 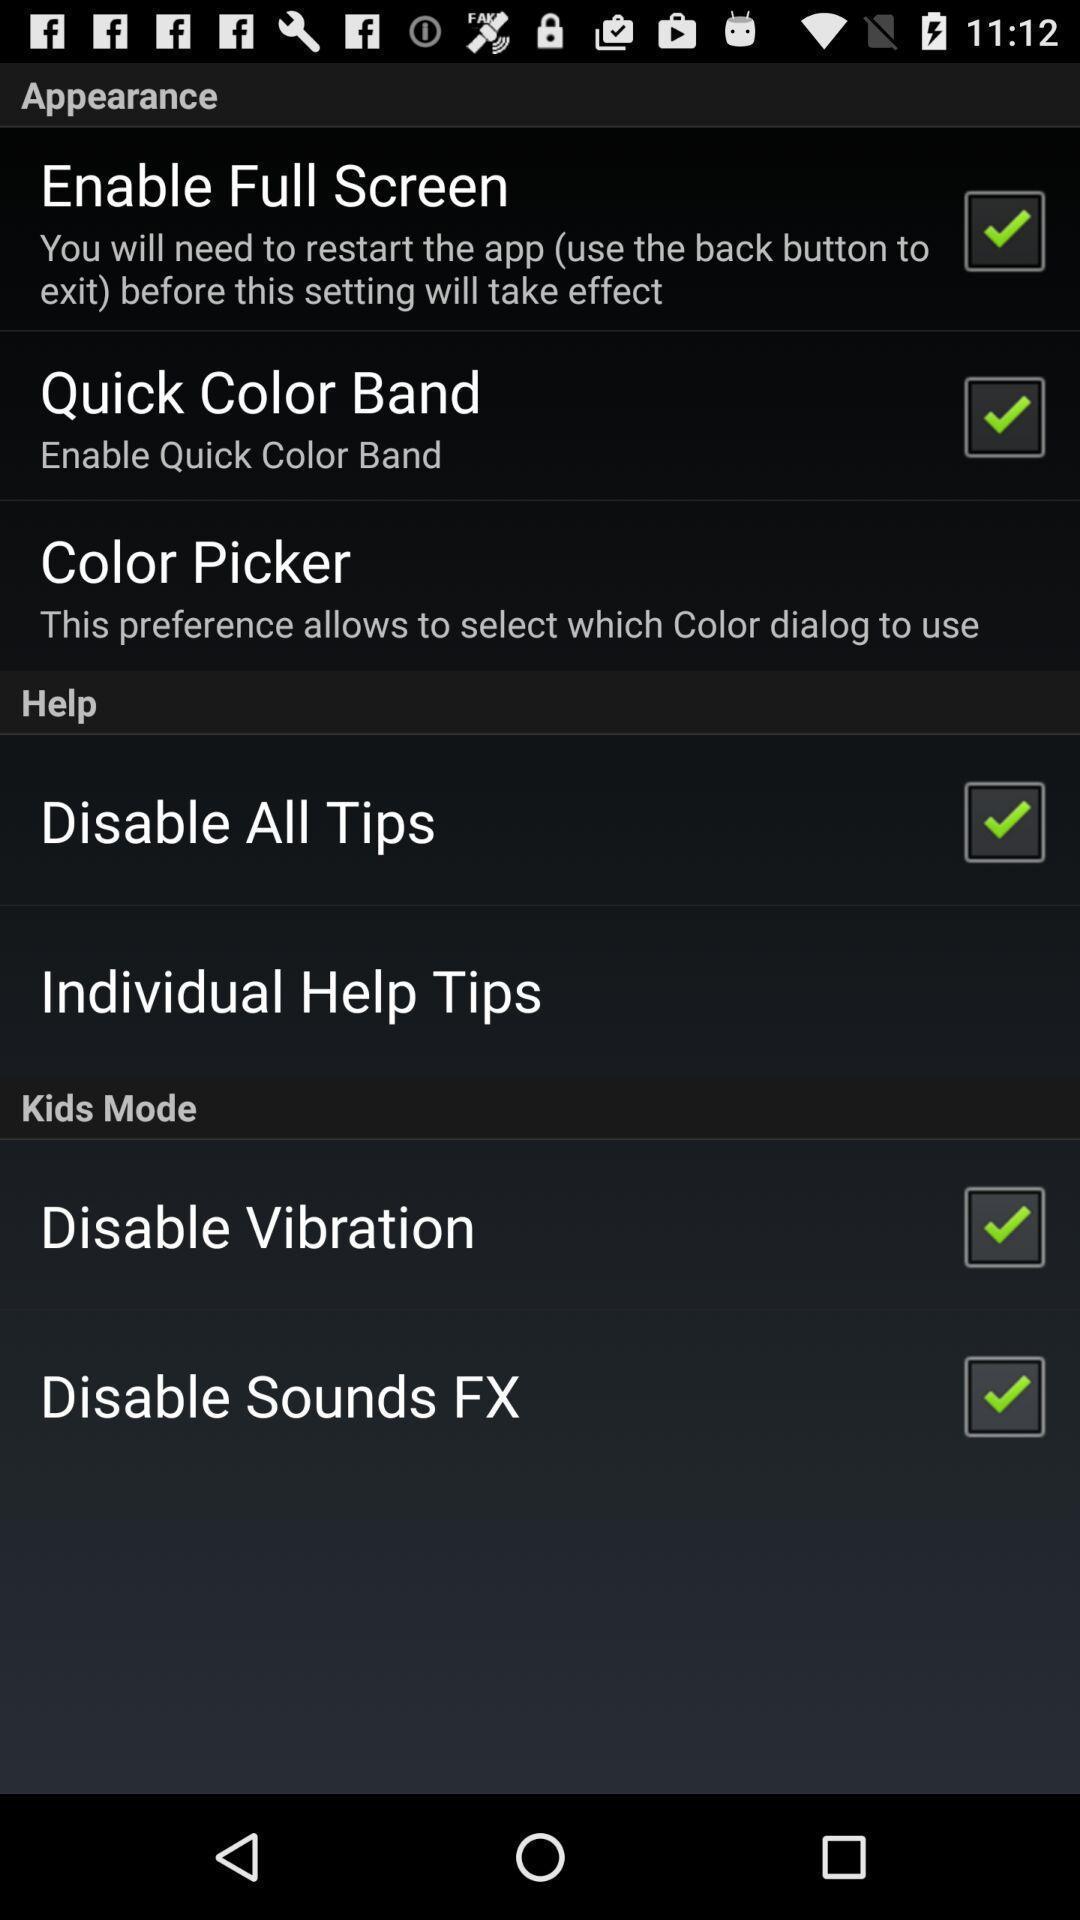 I want to click on enable full screen, so click(x=274, y=183).